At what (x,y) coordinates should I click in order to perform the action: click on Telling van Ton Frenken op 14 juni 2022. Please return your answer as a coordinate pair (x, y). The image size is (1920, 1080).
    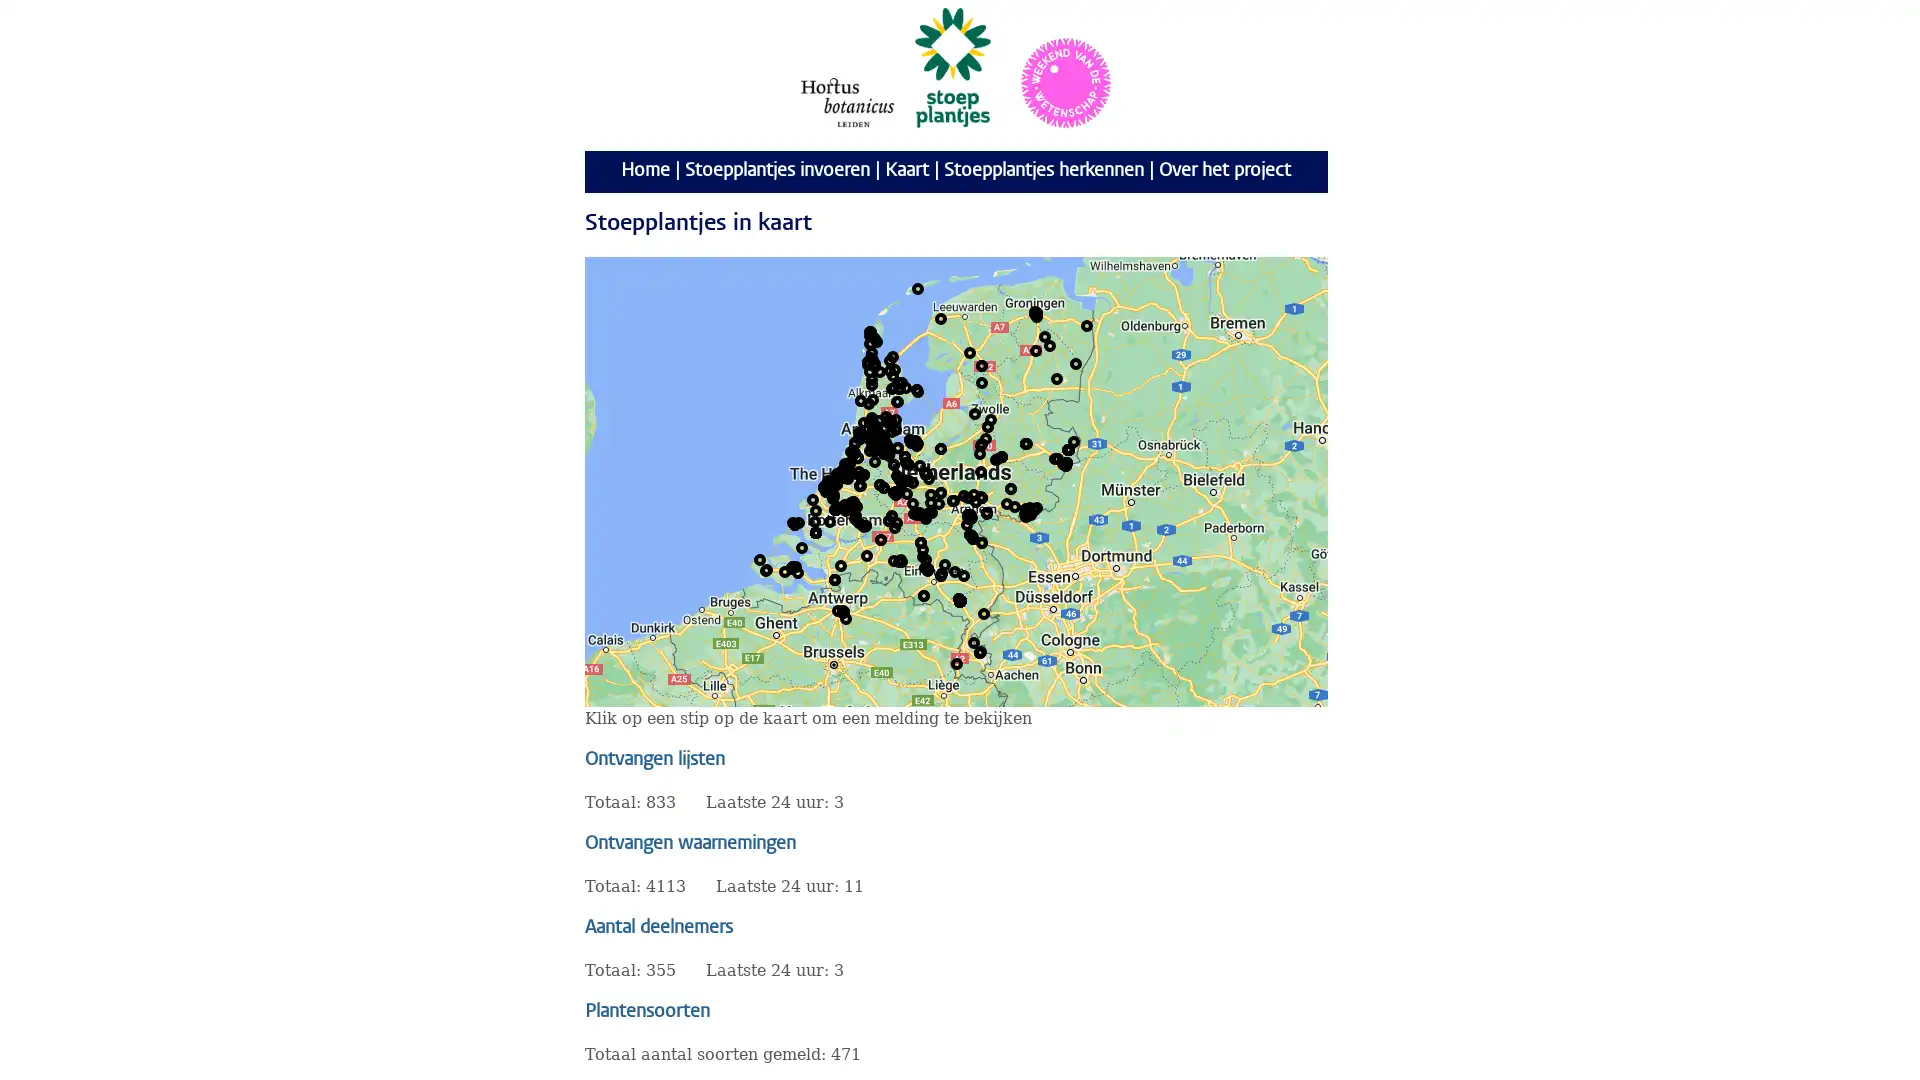
    Looking at the image, I should click on (960, 600).